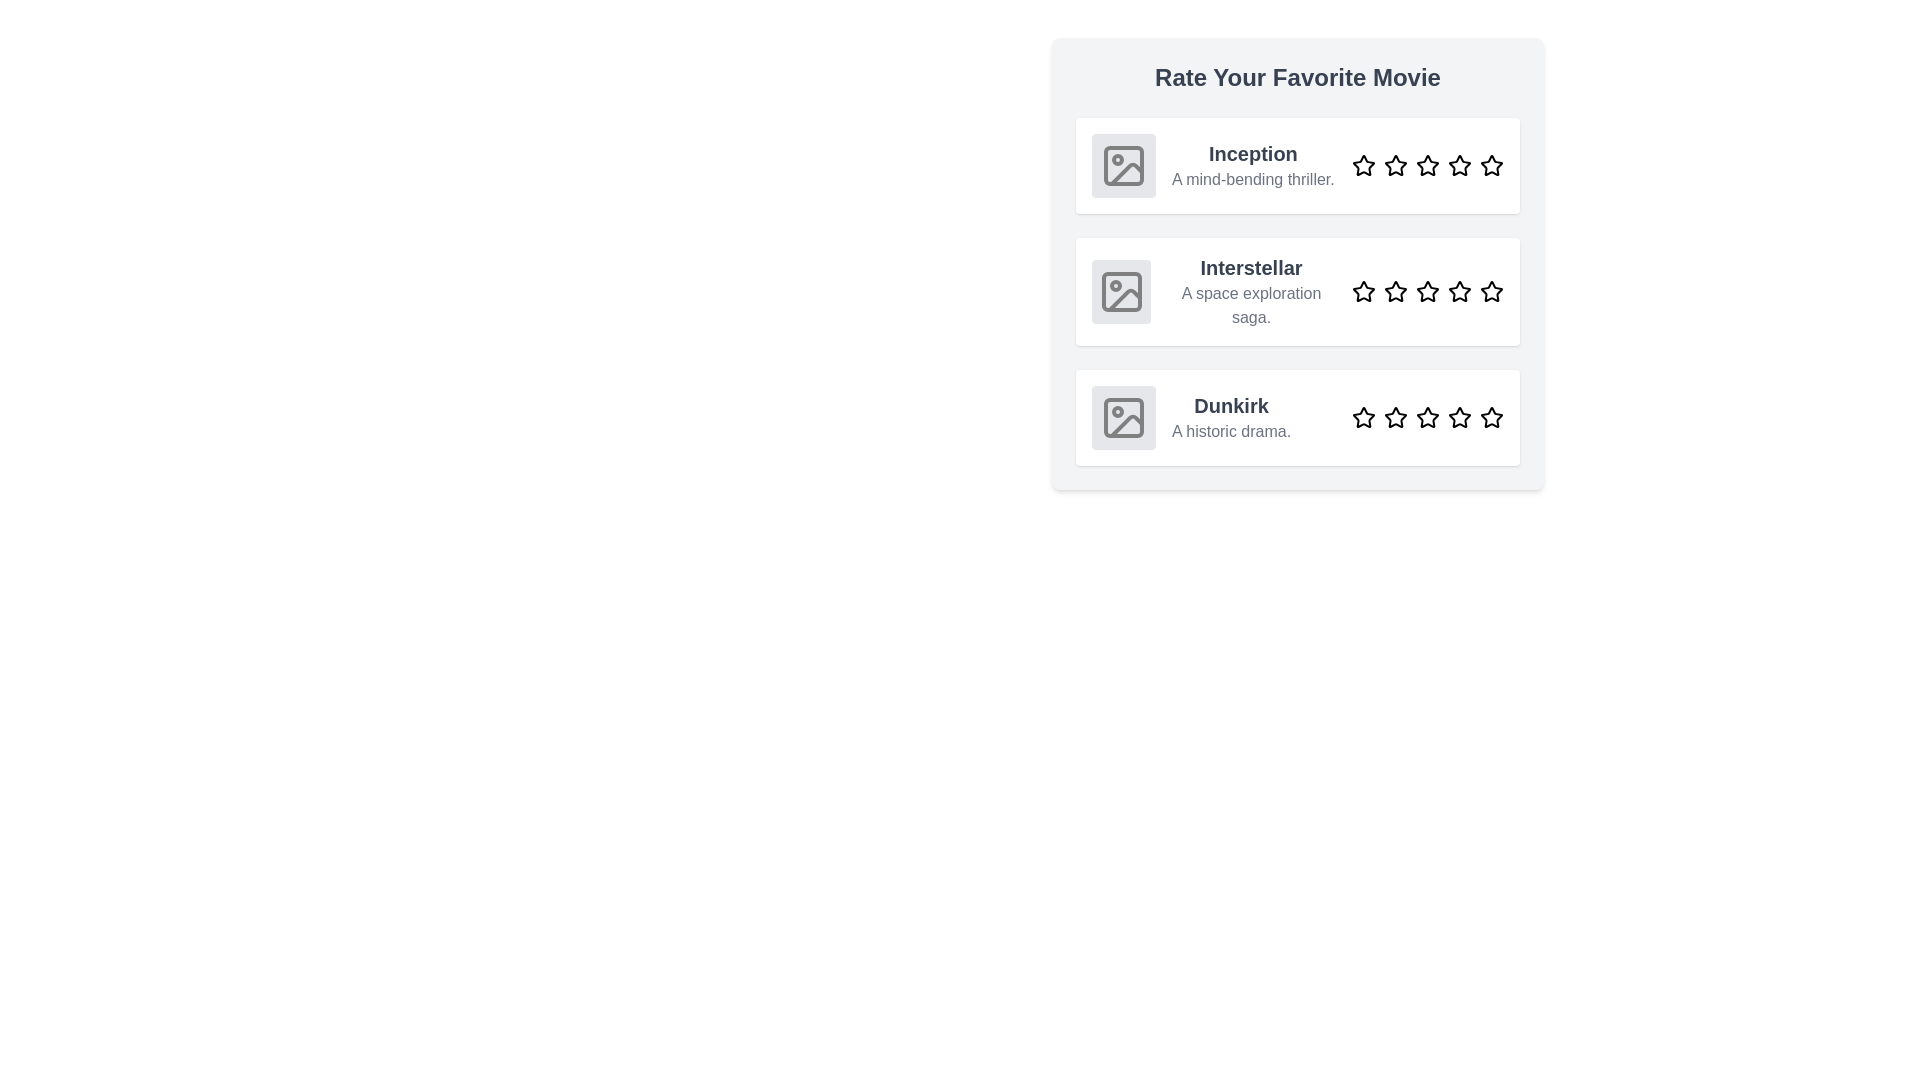  Describe the element at coordinates (1250, 305) in the screenshot. I see `text label that serves as a subtitle or description for the movie title 'Interstellar', located below the title text and to the right of the image placeholder` at that location.